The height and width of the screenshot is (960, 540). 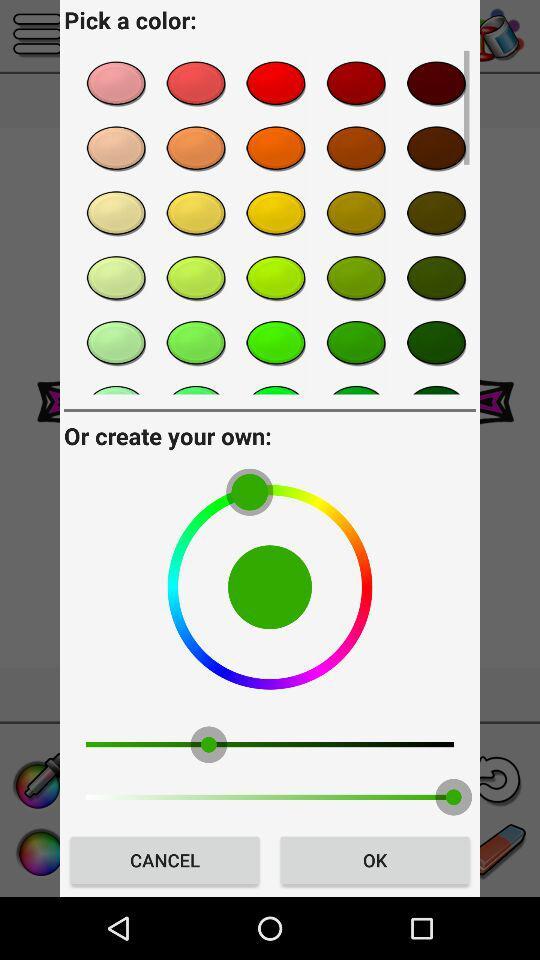 I want to click on the icon to the left of the ok item, so click(x=164, y=859).